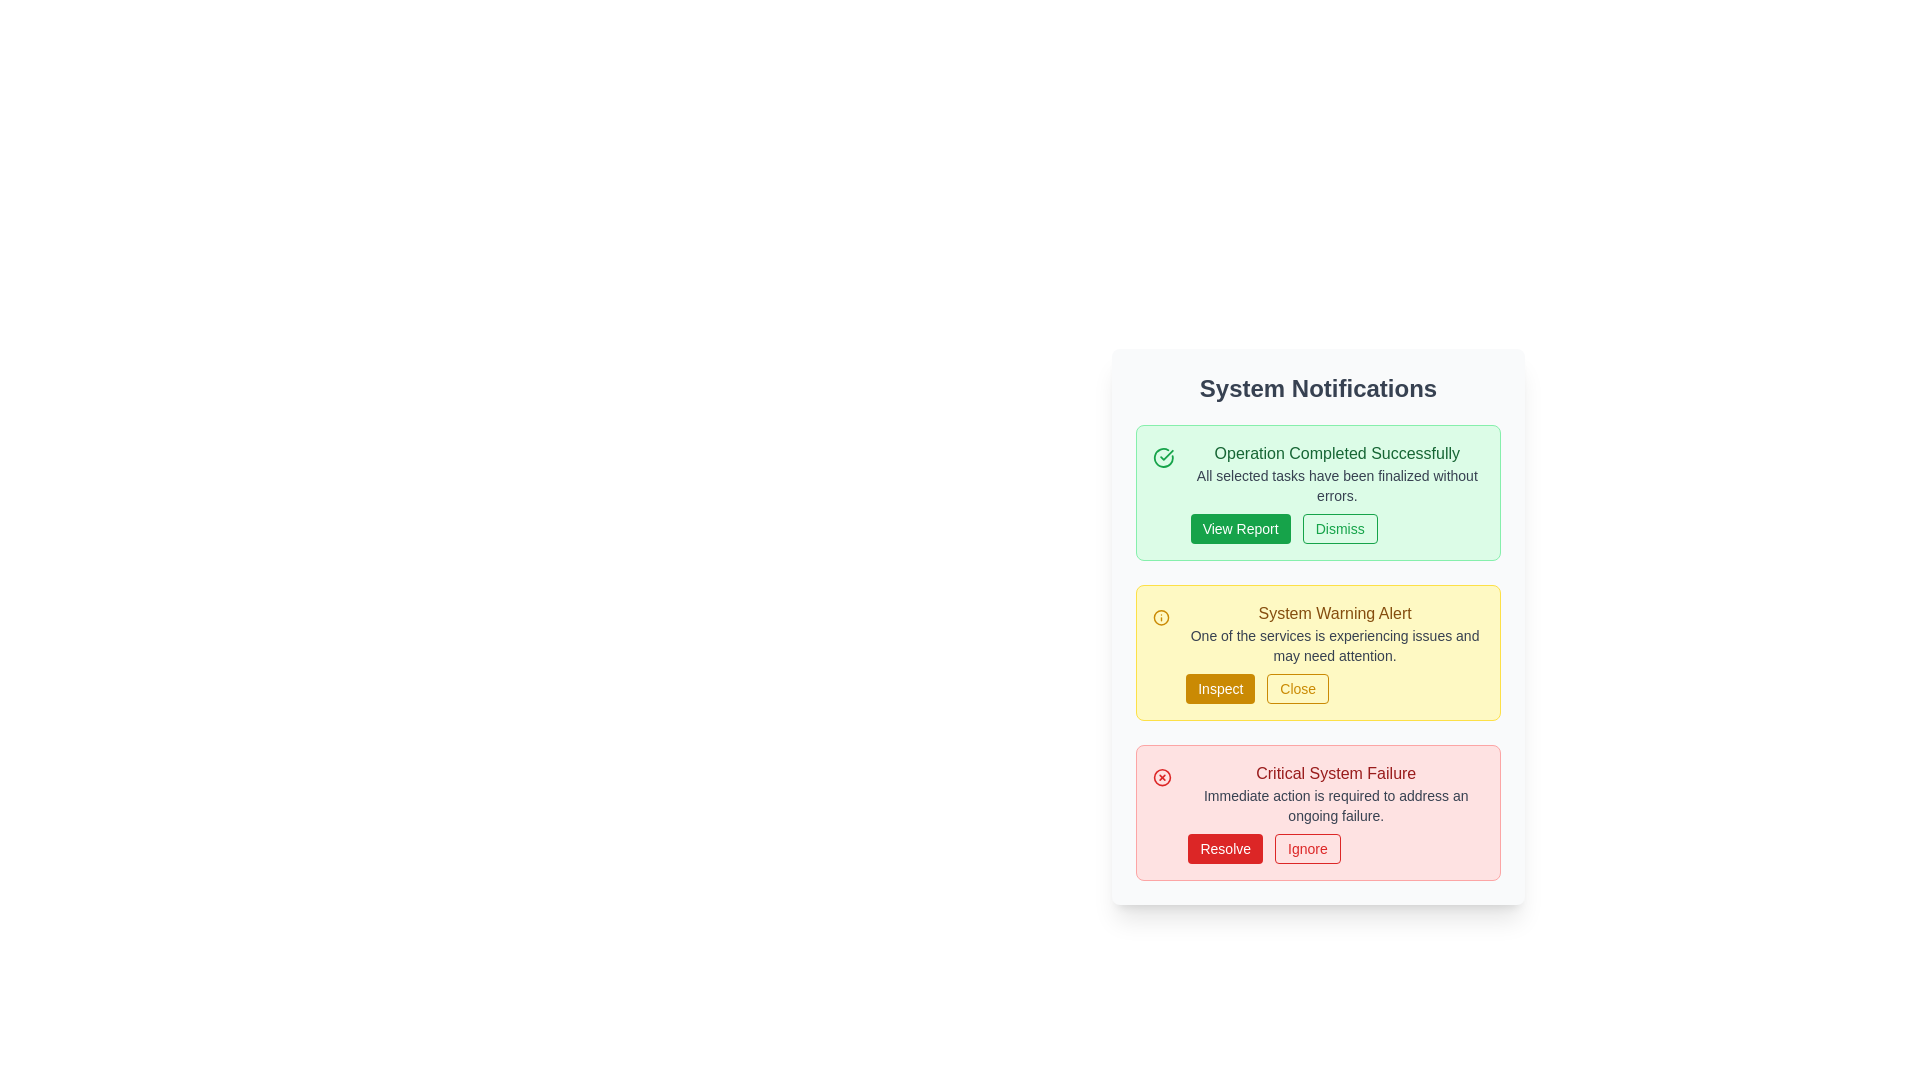 The width and height of the screenshot is (1920, 1080). What do you see at coordinates (1334, 688) in the screenshot?
I see `the Close button in the System Warning Alert box` at bounding box center [1334, 688].